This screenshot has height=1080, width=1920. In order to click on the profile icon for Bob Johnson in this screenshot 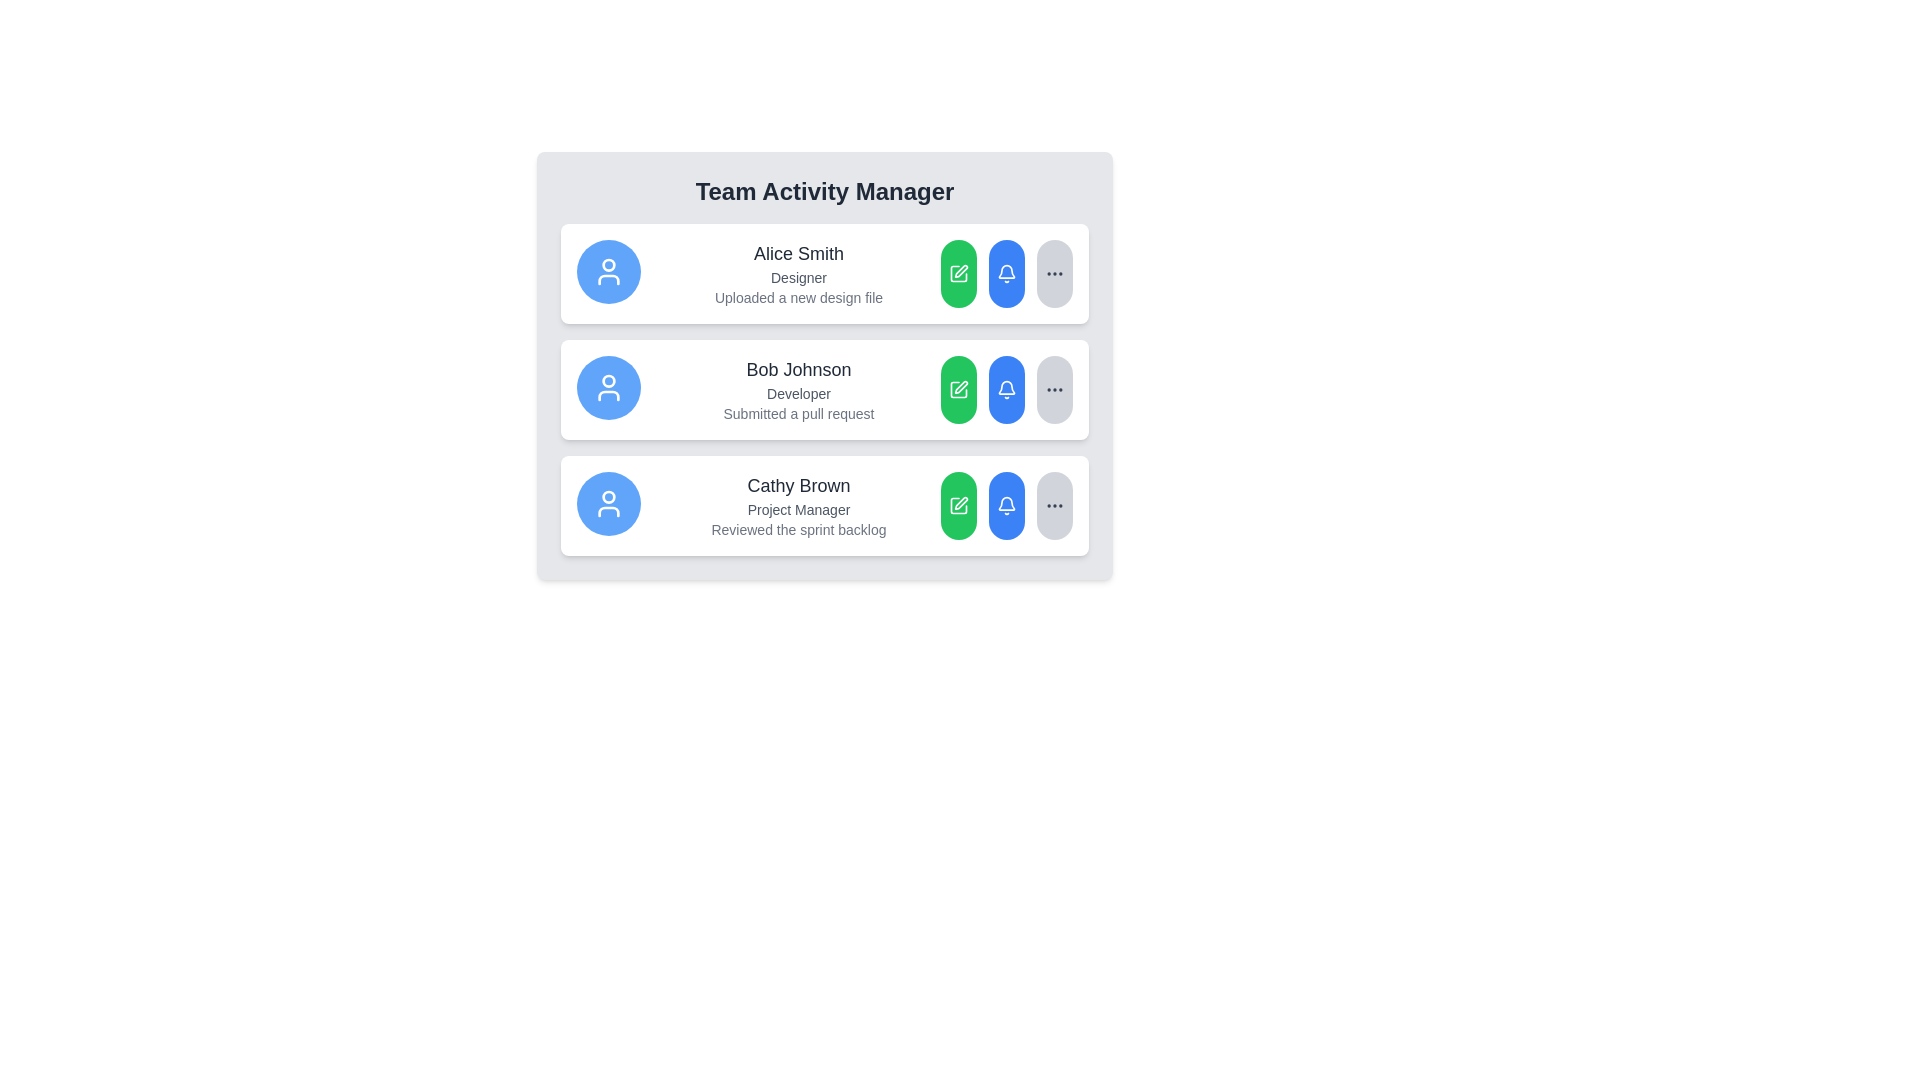, I will do `click(608, 381)`.